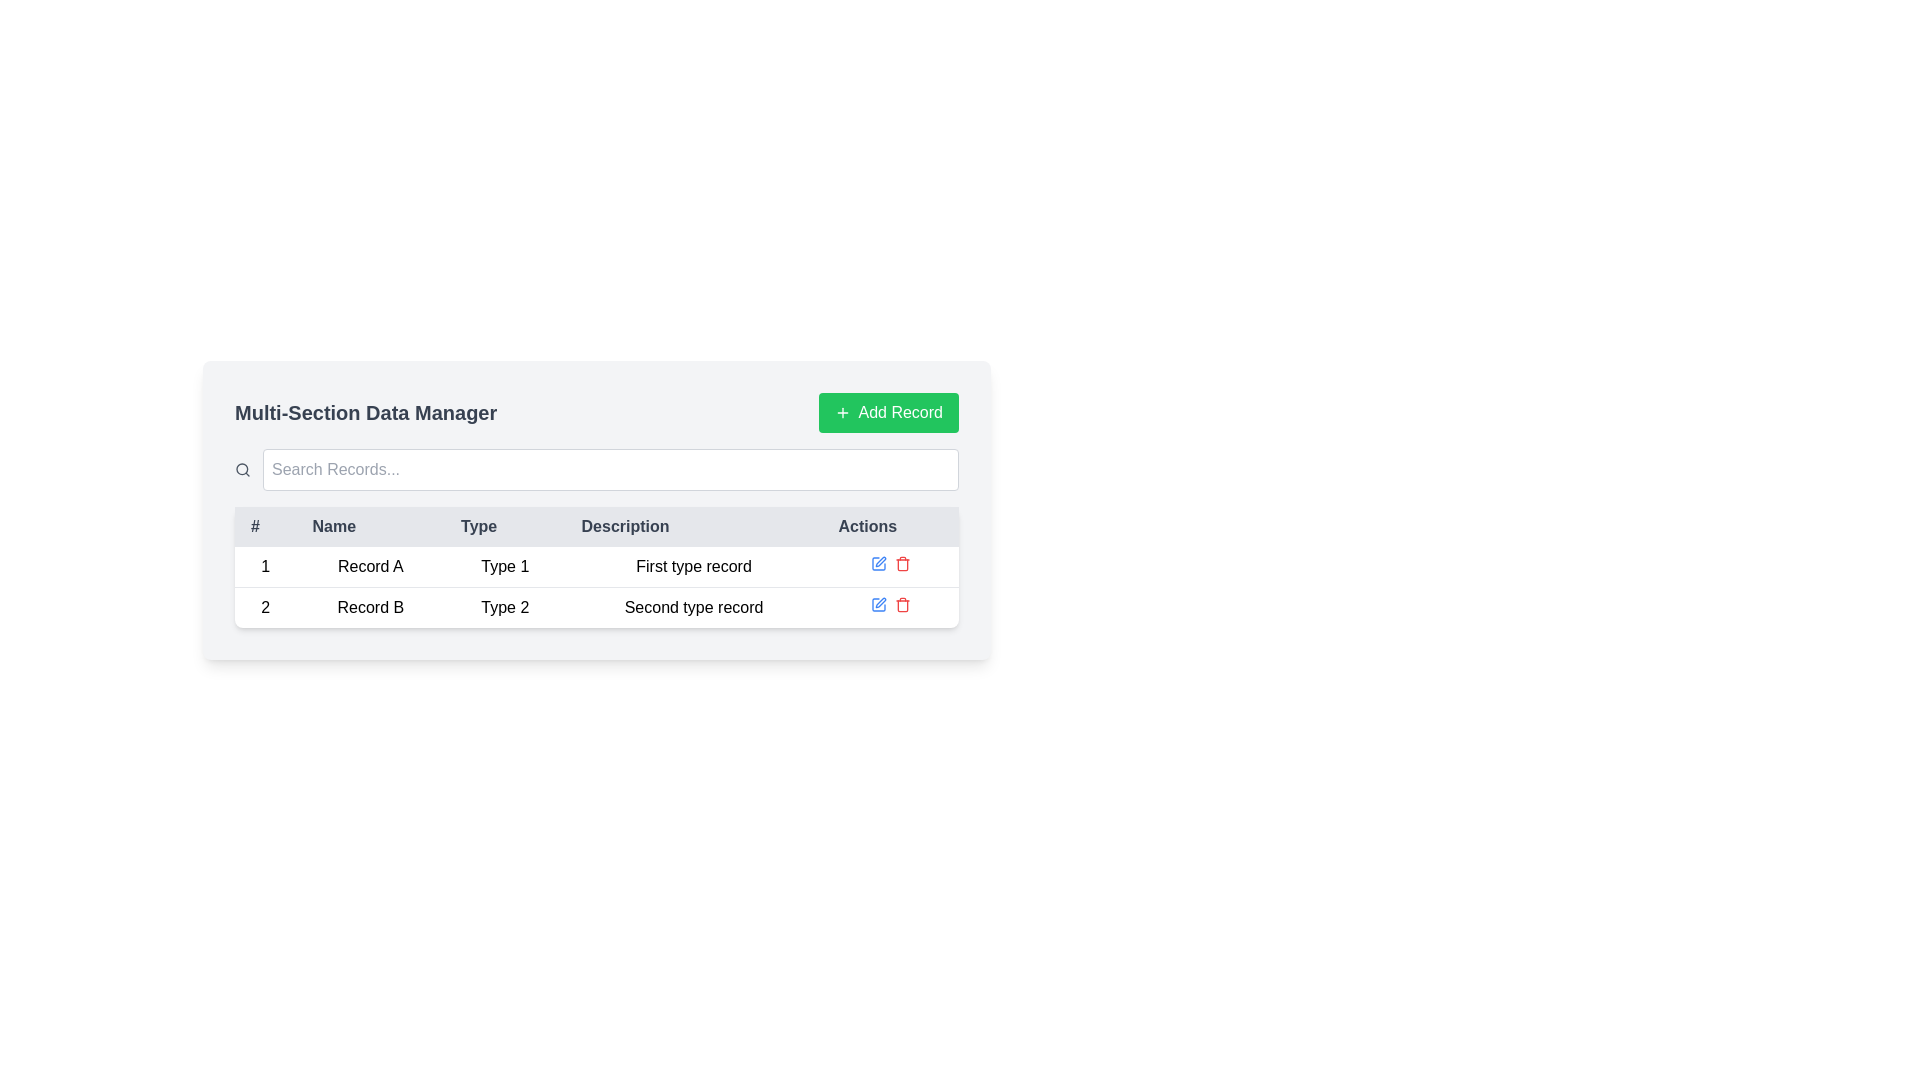 This screenshot has width=1920, height=1080. Describe the element at coordinates (694, 606) in the screenshot. I see `the text label displaying 'Second type record' in black font within the data table, located in the second row under the 'Description' column` at that location.